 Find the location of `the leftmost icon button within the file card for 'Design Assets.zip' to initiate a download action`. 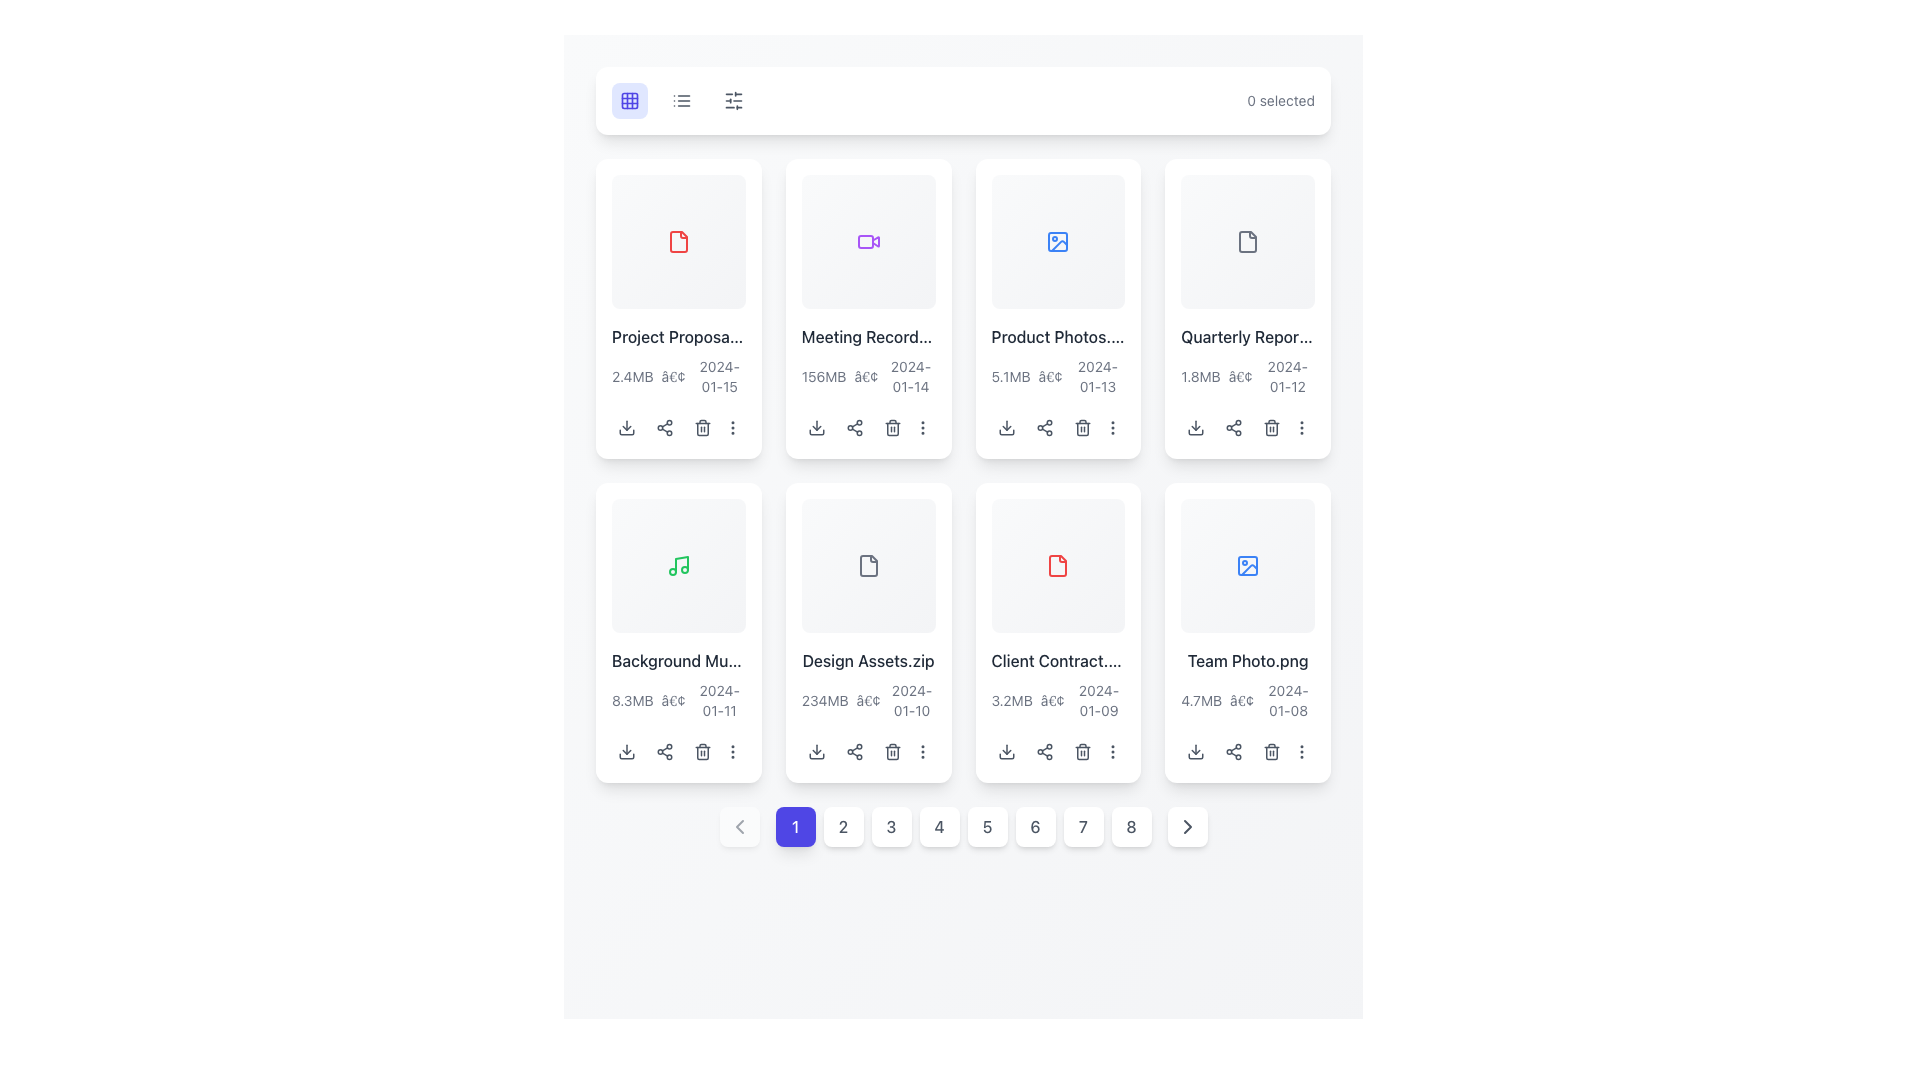

the leftmost icon button within the file card for 'Design Assets.zip' to initiate a download action is located at coordinates (816, 751).